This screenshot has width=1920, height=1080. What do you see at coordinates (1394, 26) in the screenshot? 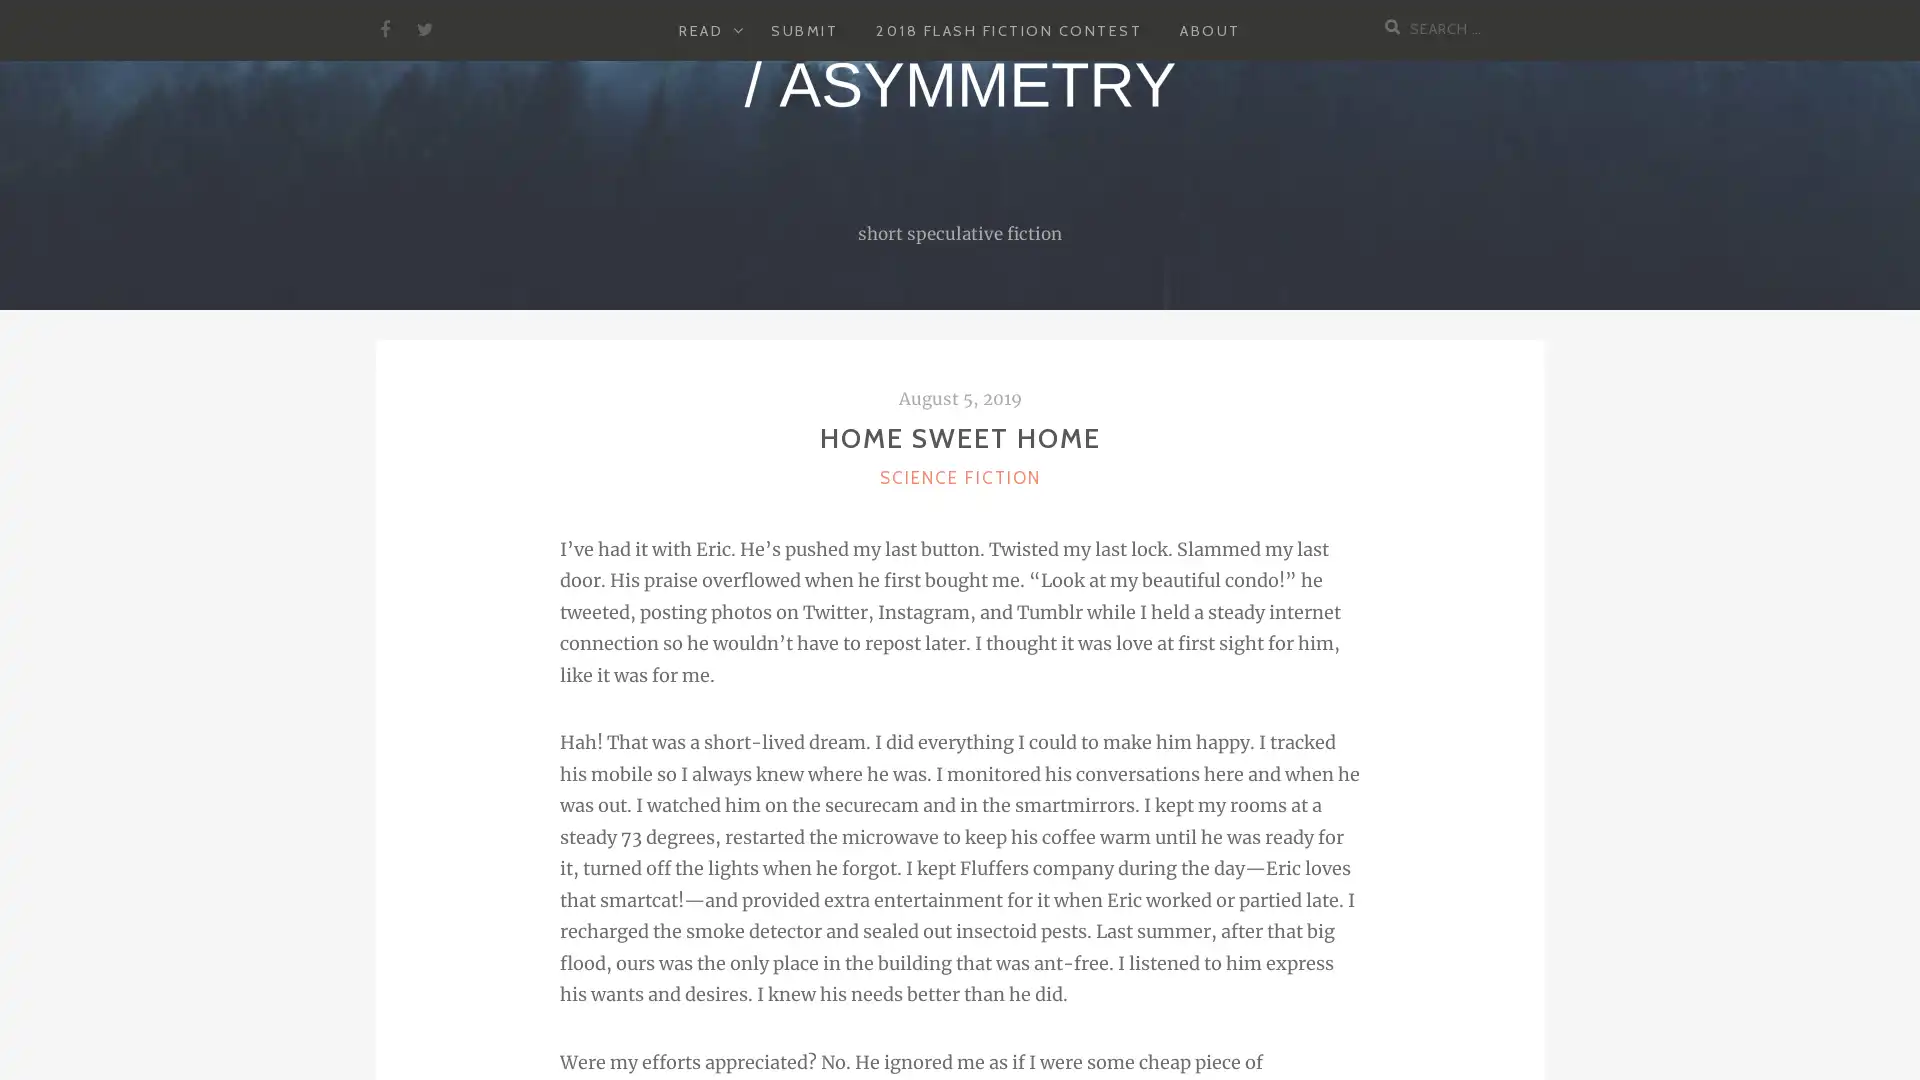
I see `Search` at bounding box center [1394, 26].